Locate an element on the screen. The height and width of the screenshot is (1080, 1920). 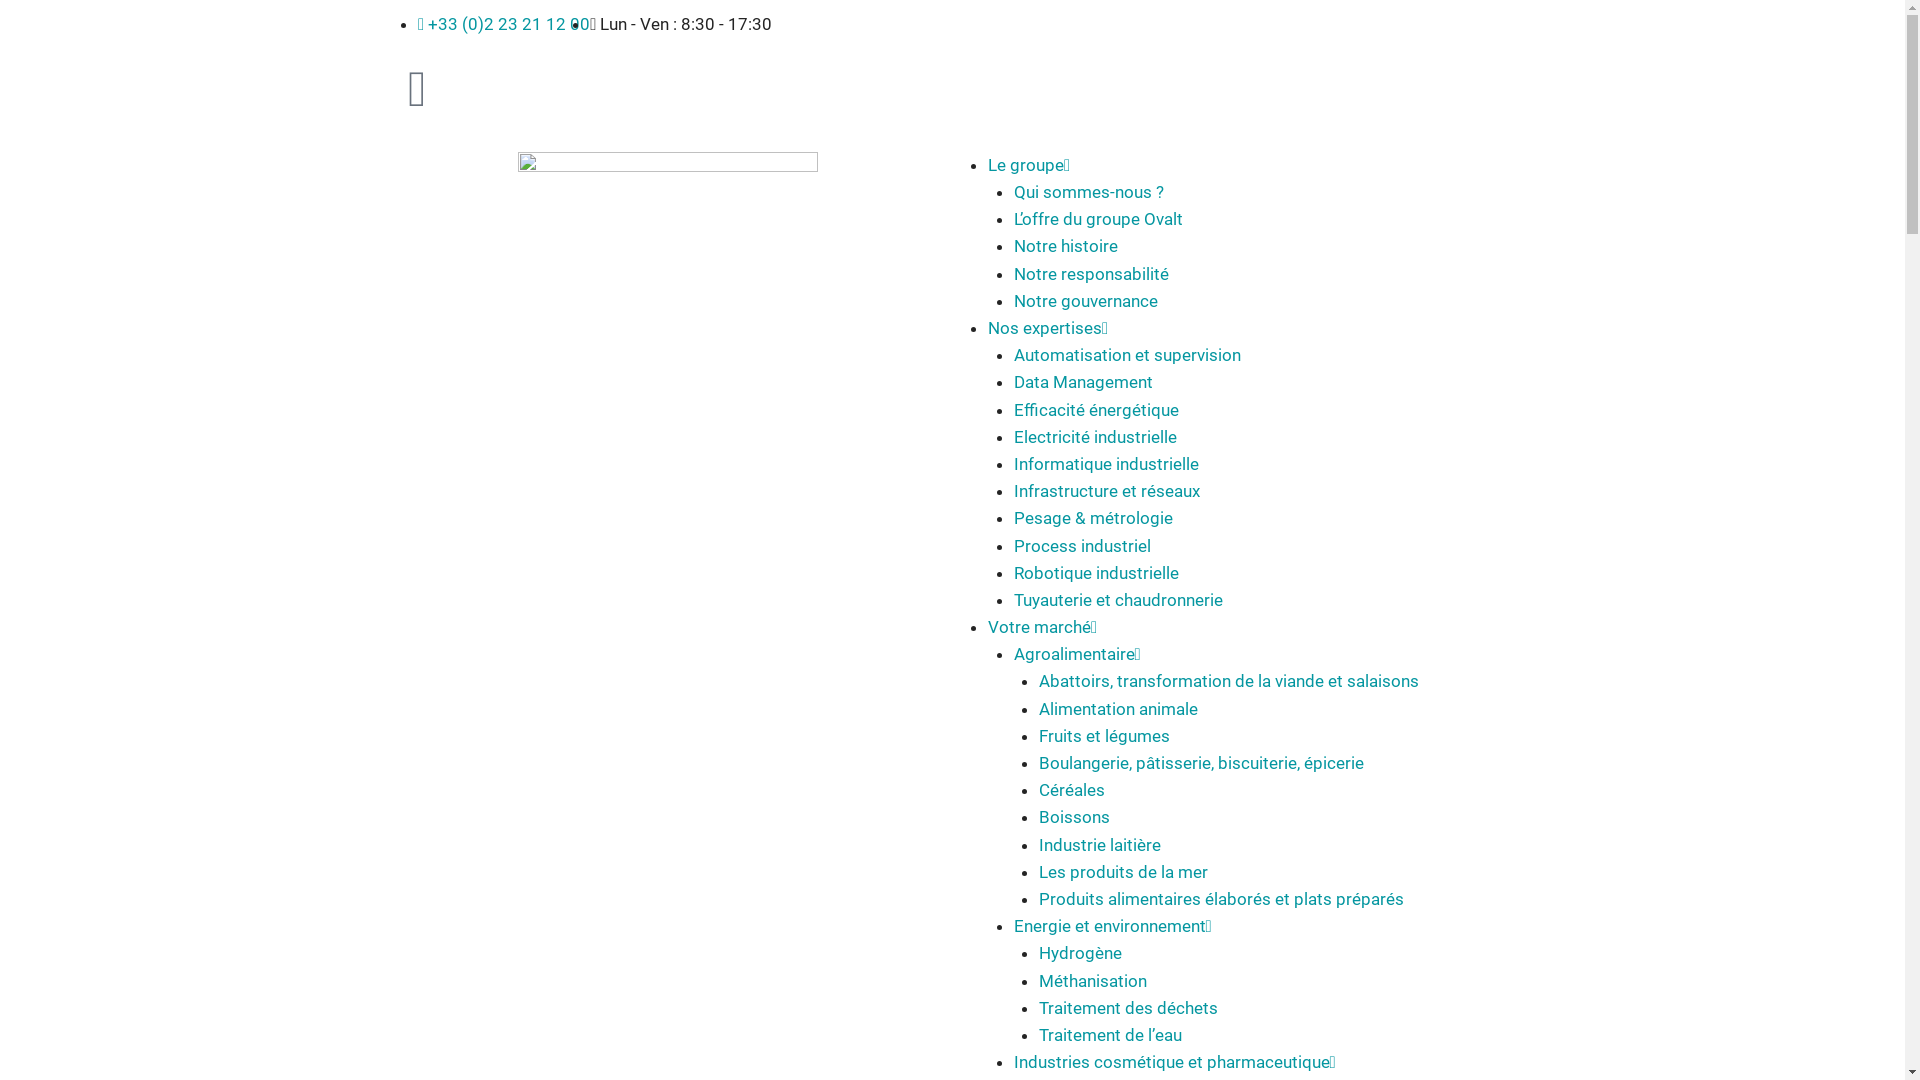
'Data Management' is located at coordinates (1082, 381).